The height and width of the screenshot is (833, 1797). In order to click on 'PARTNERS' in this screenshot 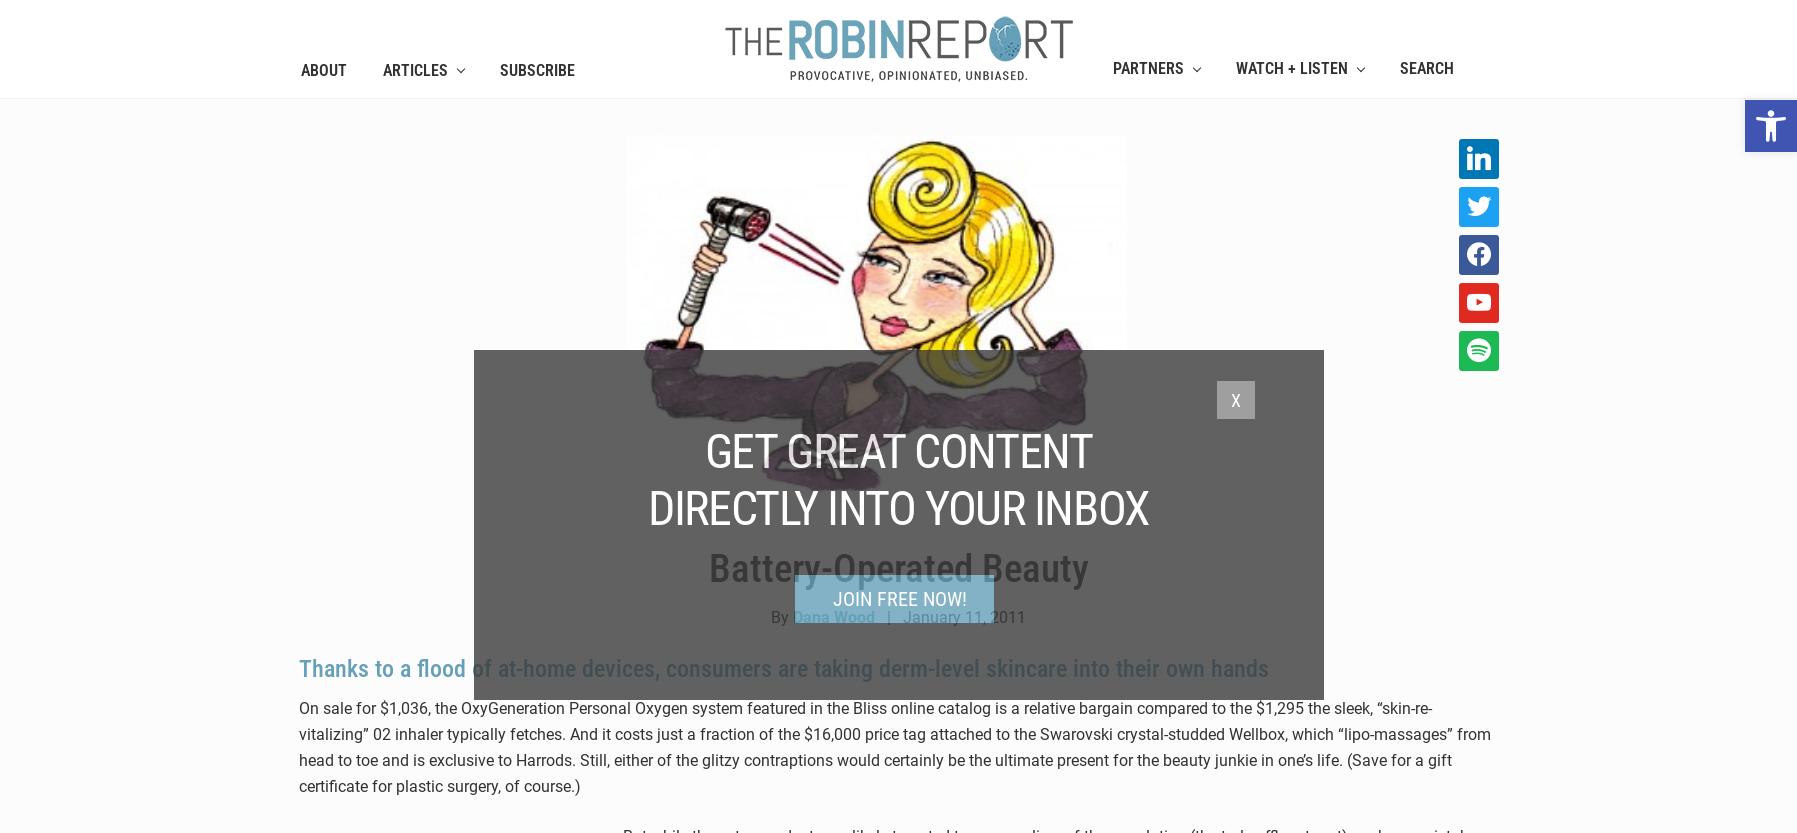, I will do `click(1146, 67)`.